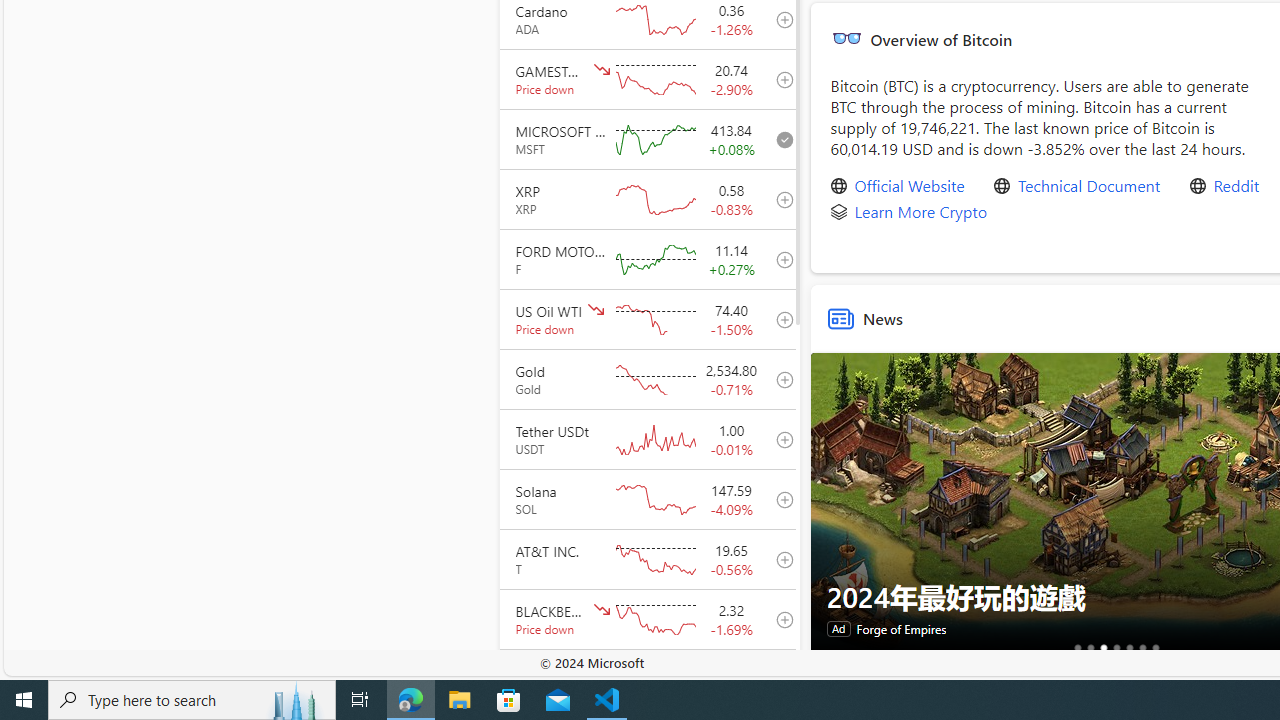 The image size is (1280, 720). What do you see at coordinates (778, 138) in the screenshot?
I see `'remove from your watchlist'` at bounding box center [778, 138].